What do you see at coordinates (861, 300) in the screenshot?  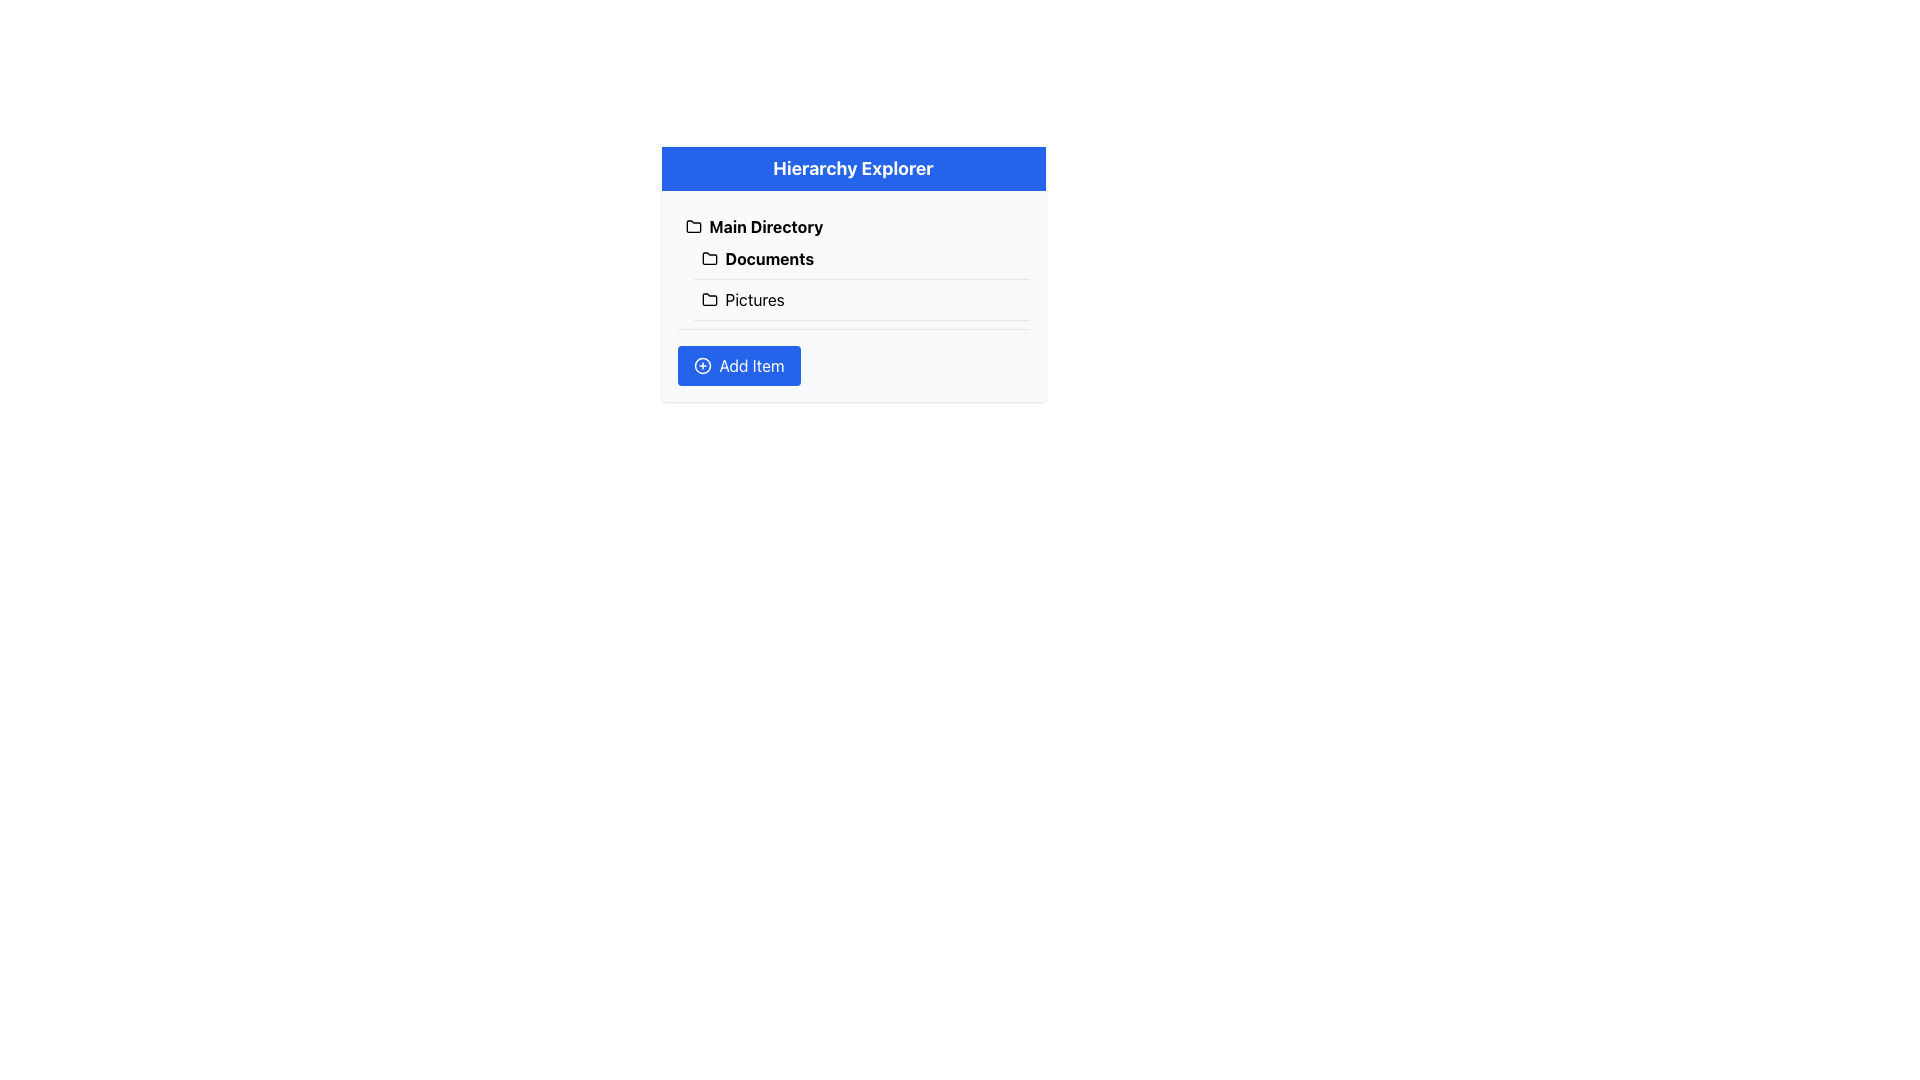 I see `the clickable list item labeled 'Pictures', which is the third item under 'Hierarchy Explorer'` at bounding box center [861, 300].